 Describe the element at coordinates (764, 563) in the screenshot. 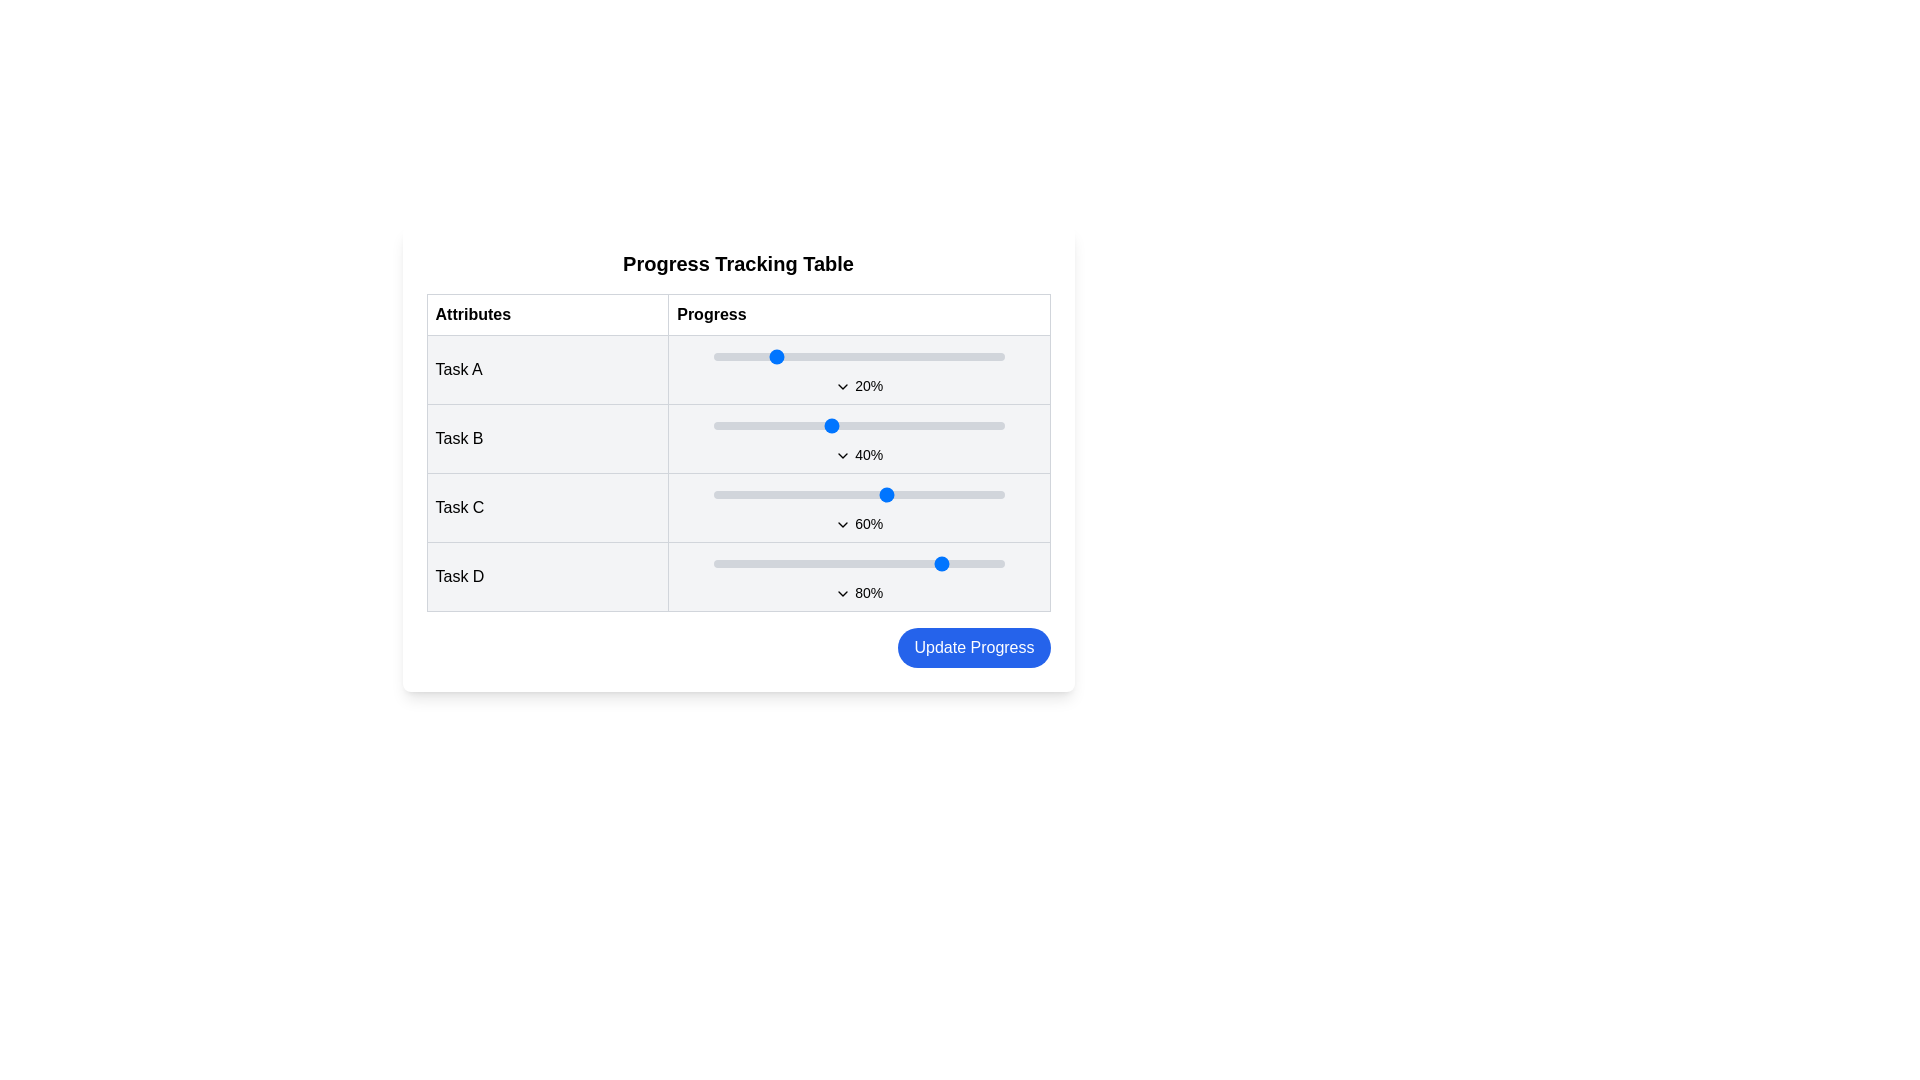

I see `the Task D progress value` at that location.